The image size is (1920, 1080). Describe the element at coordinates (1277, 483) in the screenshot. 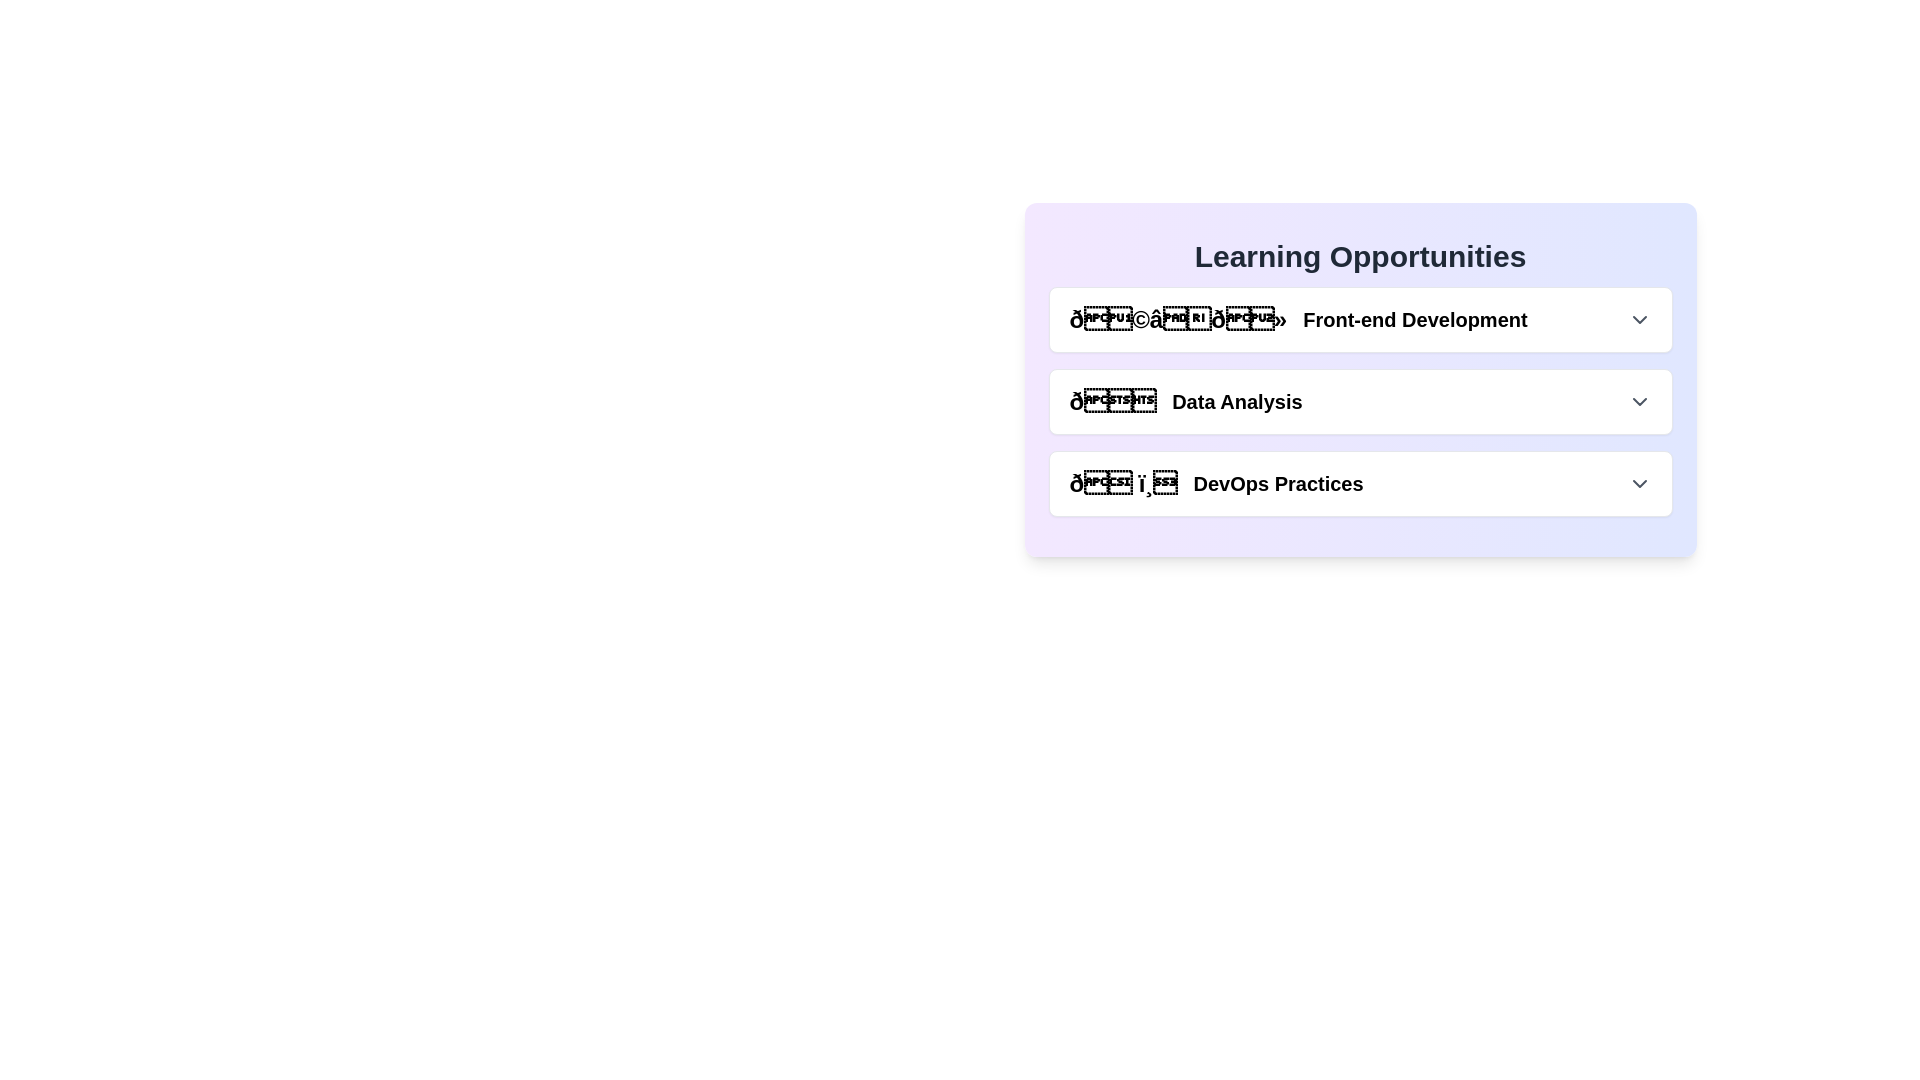

I see `the 'DevOps Practices' text label, which is styled in bold serif font and located within the 'Learning Opportunities' section` at that location.